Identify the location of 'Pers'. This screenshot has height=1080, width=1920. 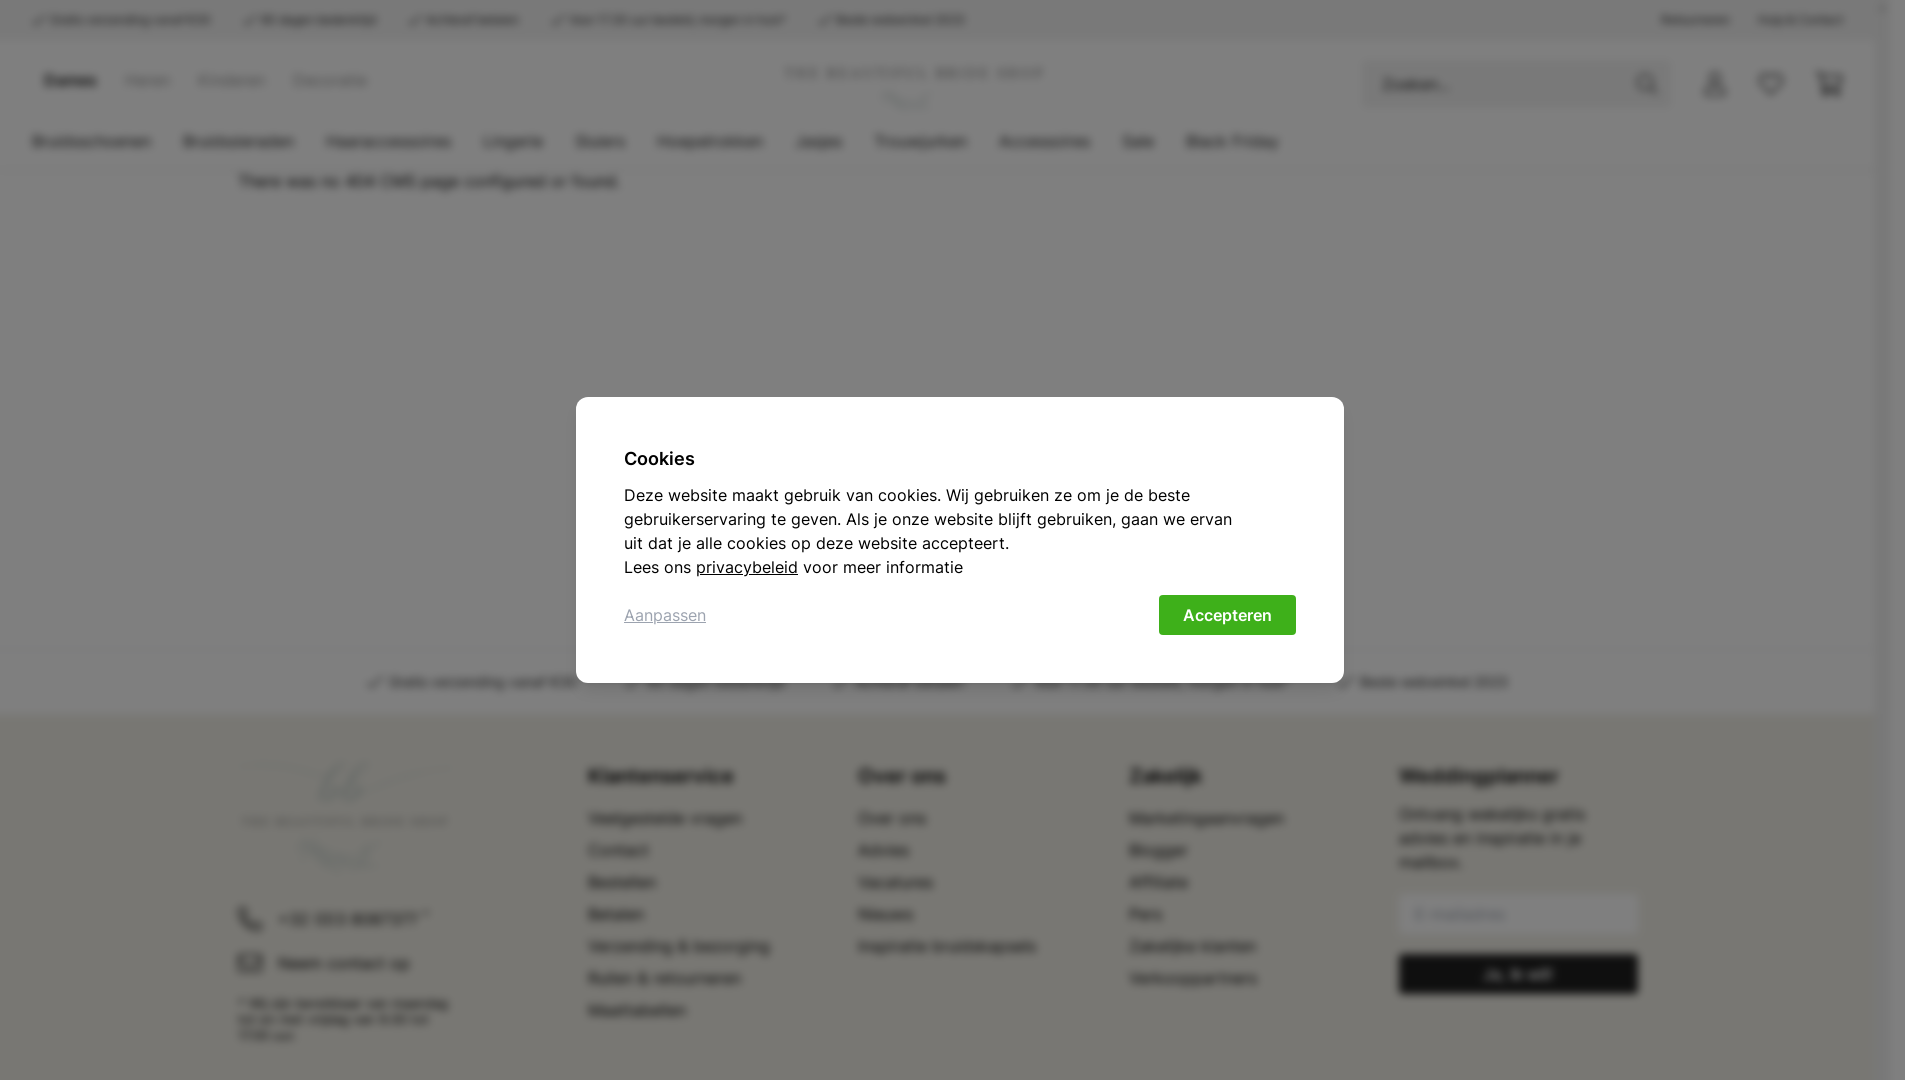
(1144, 914).